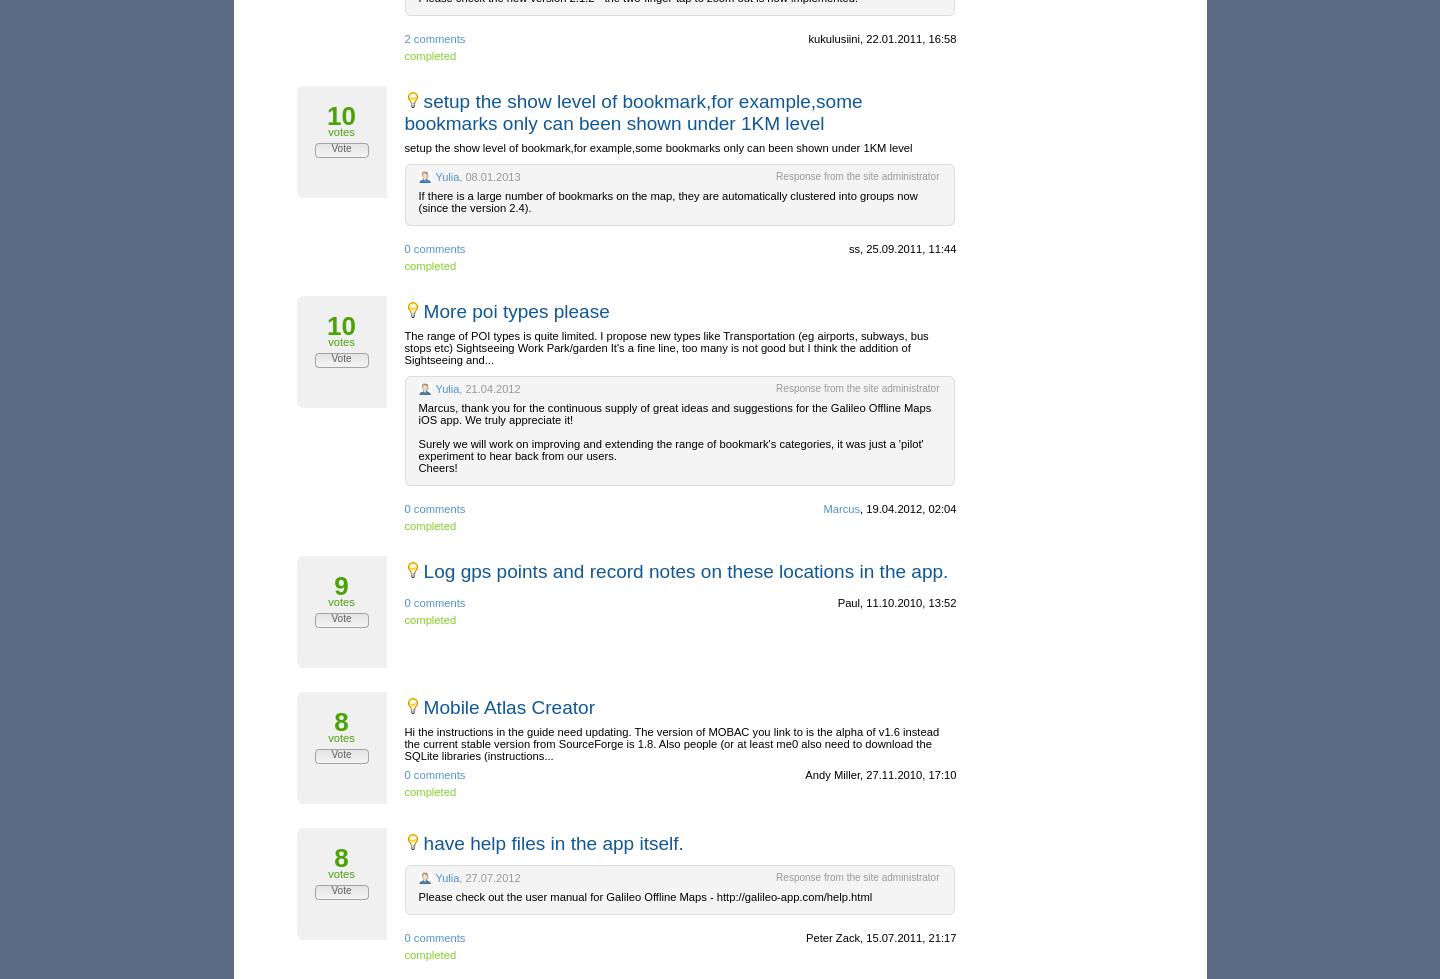  What do you see at coordinates (488, 388) in the screenshot?
I see `', 21.04.2012'` at bounding box center [488, 388].